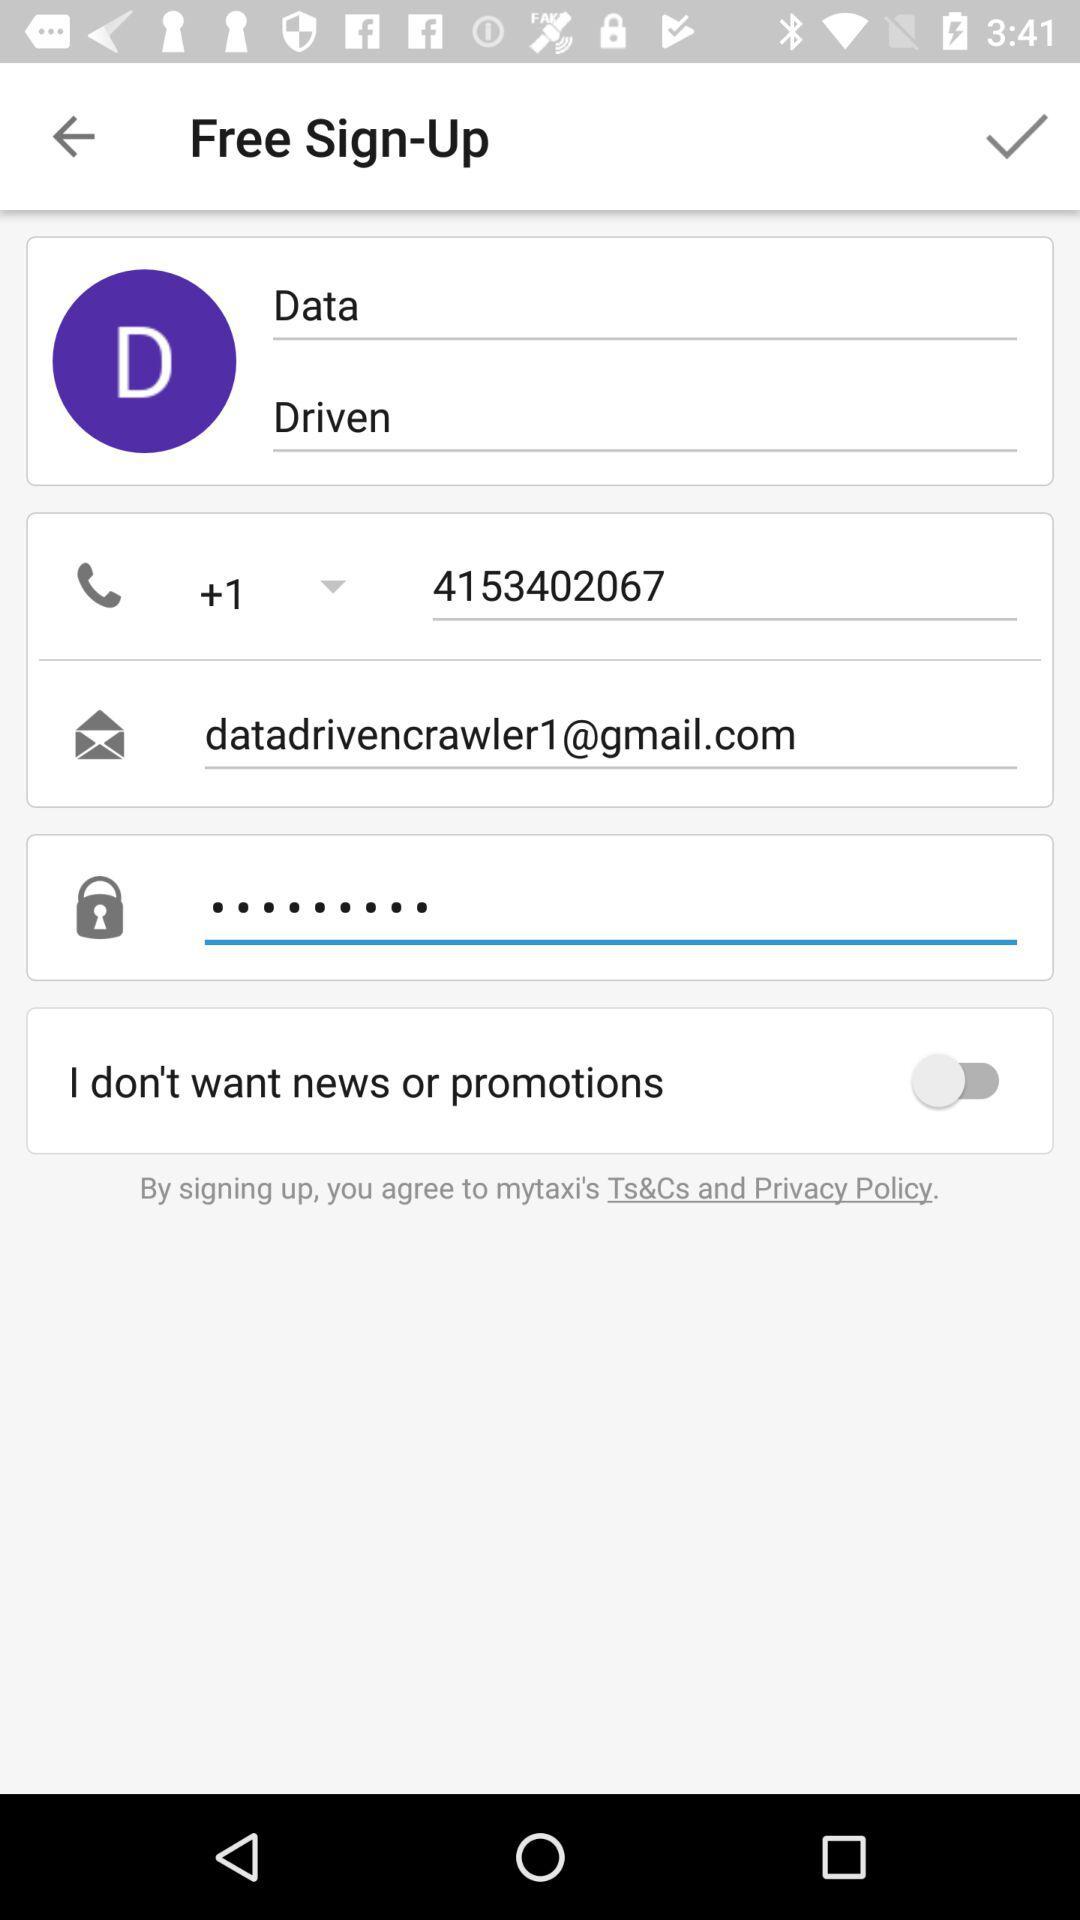 Image resolution: width=1080 pixels, height=1920 pixels. I want to click on the datadrivencrawler1@gmail.com, so click(609, 732).